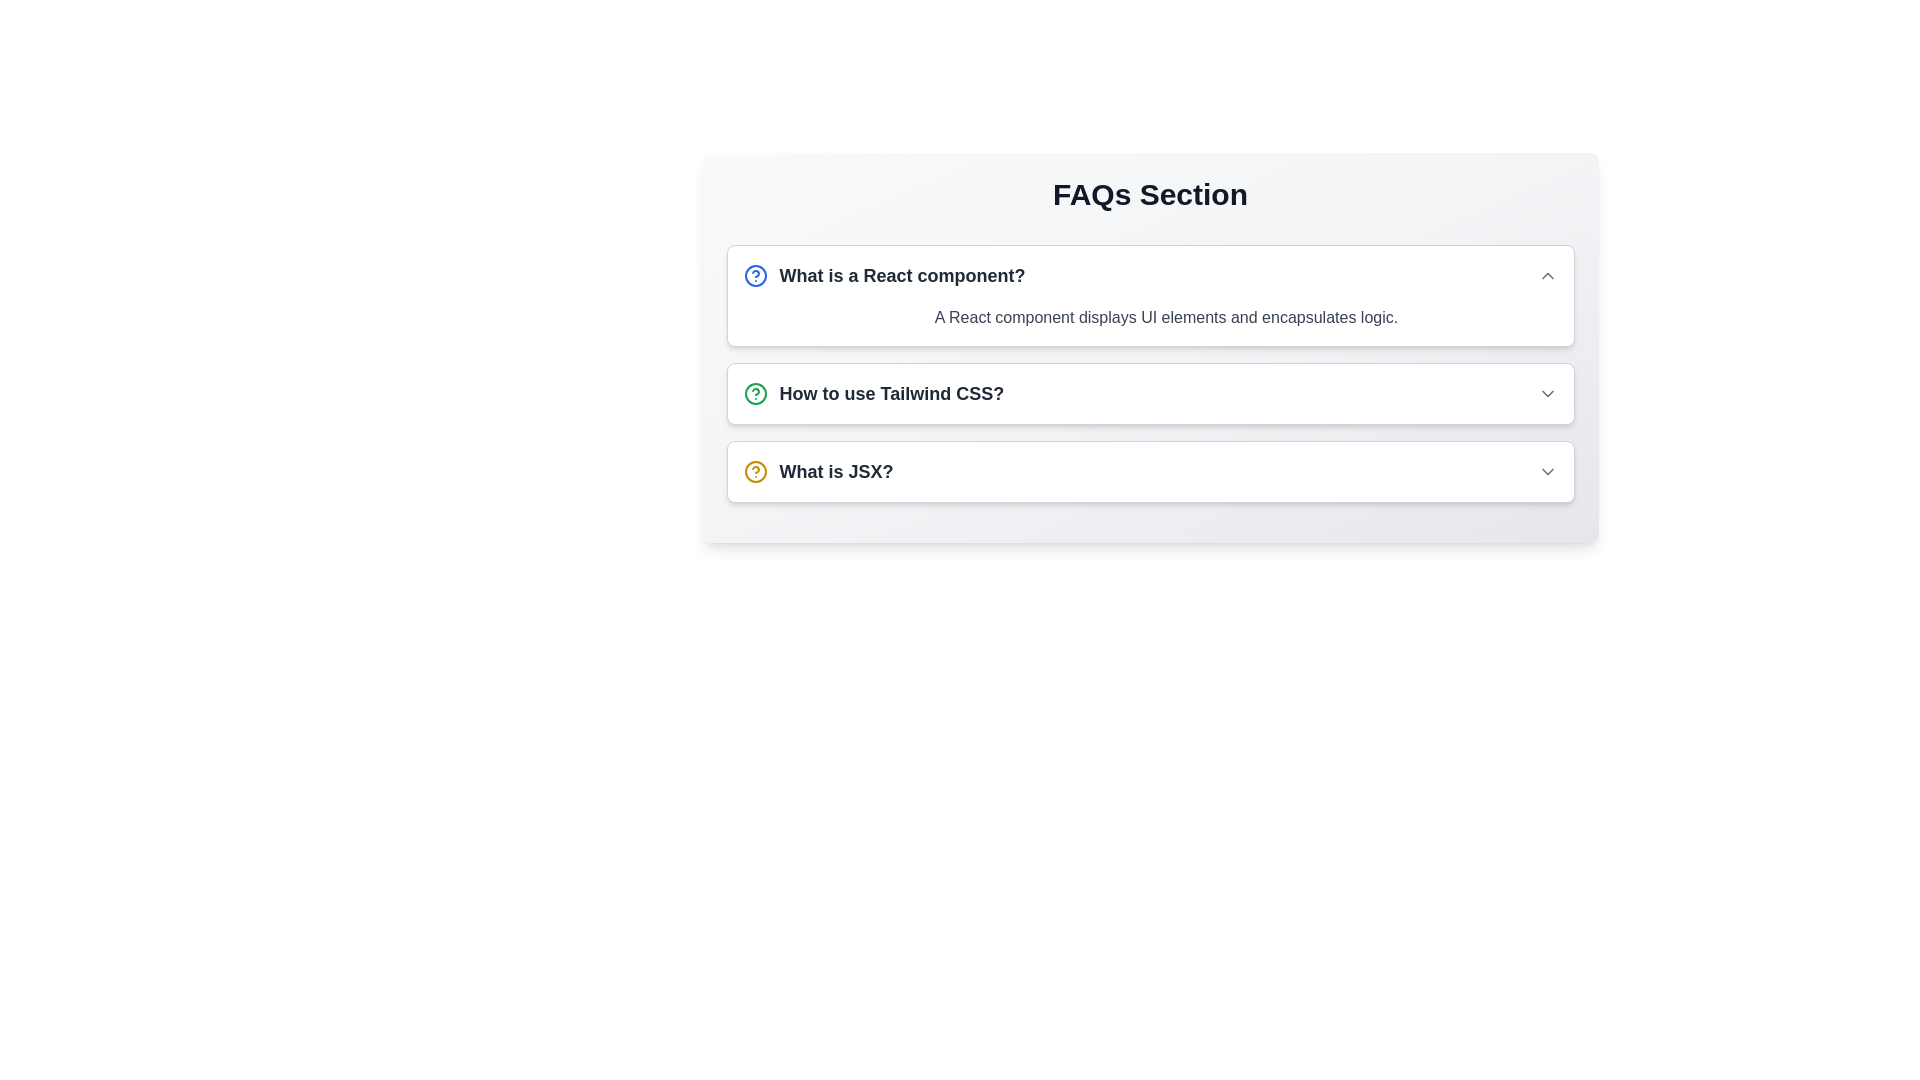 Image resolution: width=1920 pixels, height=1080 pixels. Describe the element at coordinates (1546, 471) in the screenshot. I see `the downward-pointing chevron icon located next to the question text 'What is JSX?'` at that location.